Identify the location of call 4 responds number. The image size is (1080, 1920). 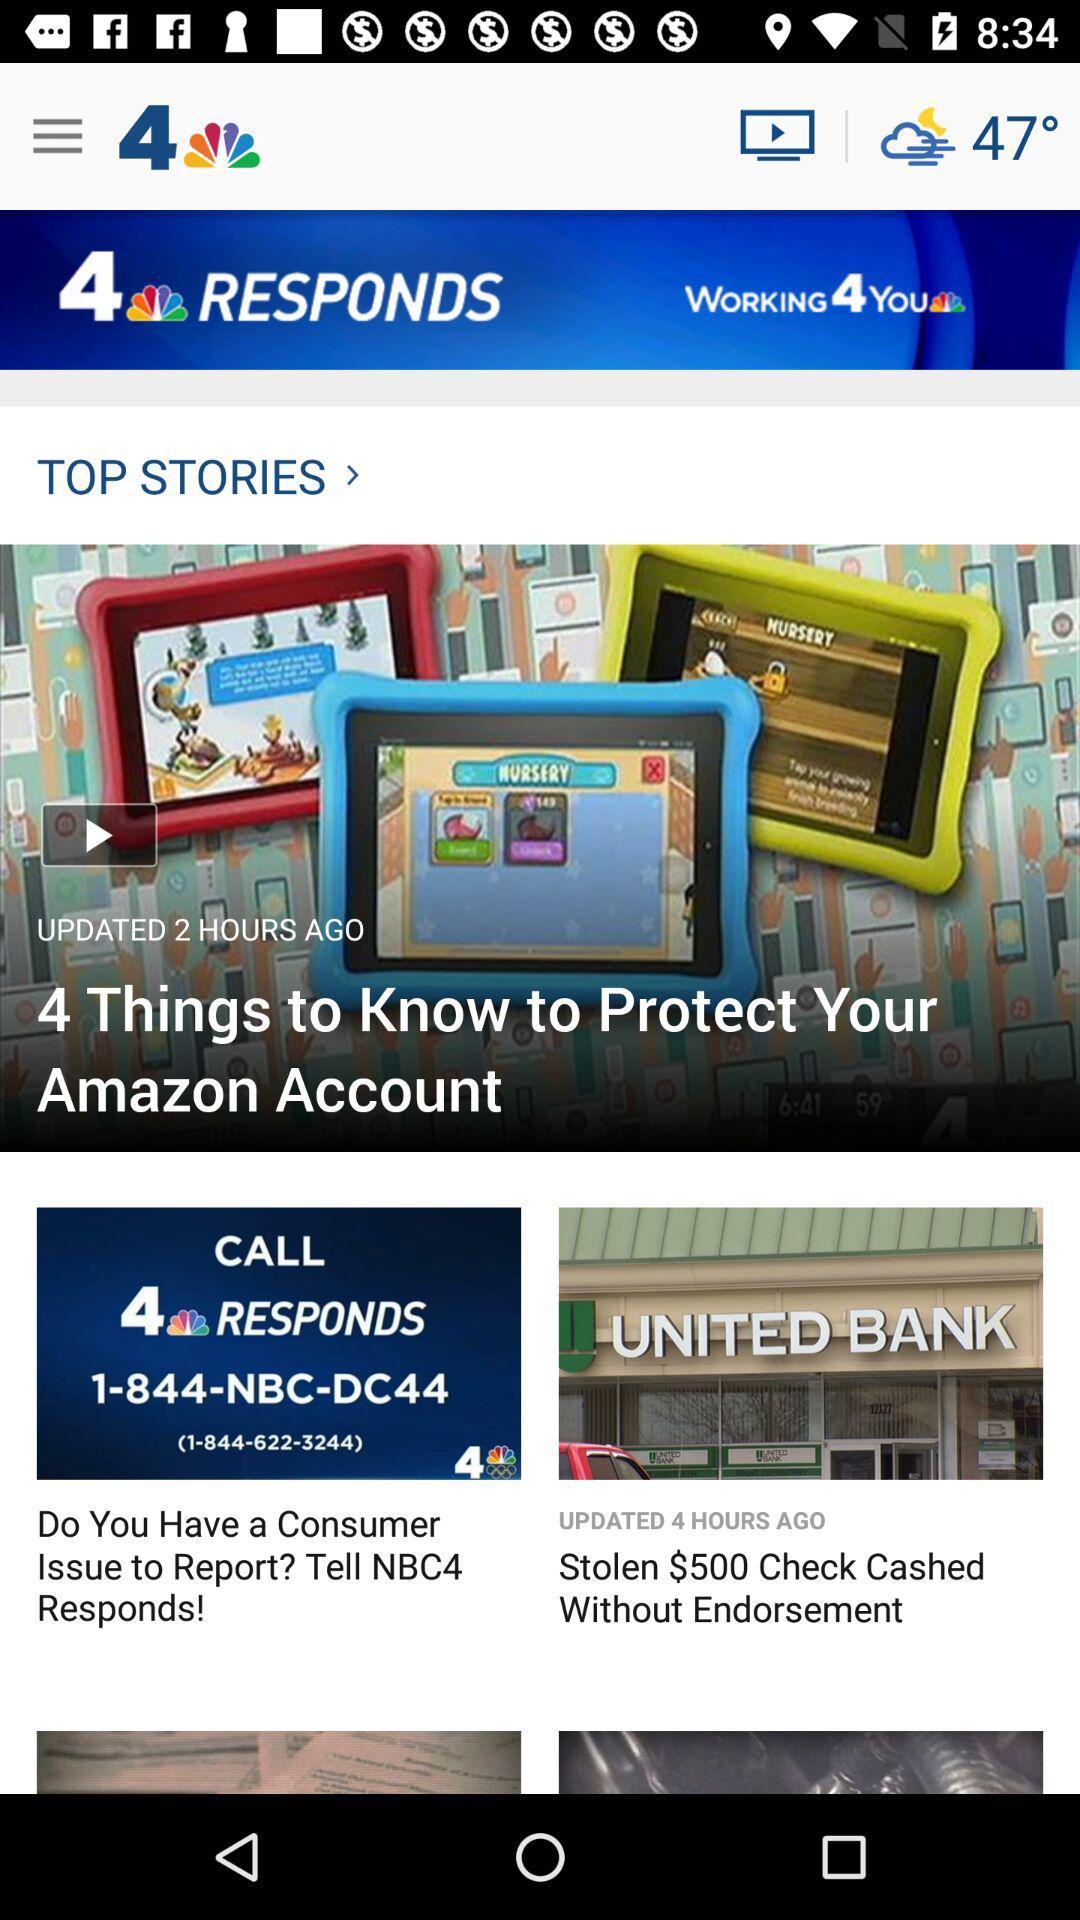
(278, 1343).